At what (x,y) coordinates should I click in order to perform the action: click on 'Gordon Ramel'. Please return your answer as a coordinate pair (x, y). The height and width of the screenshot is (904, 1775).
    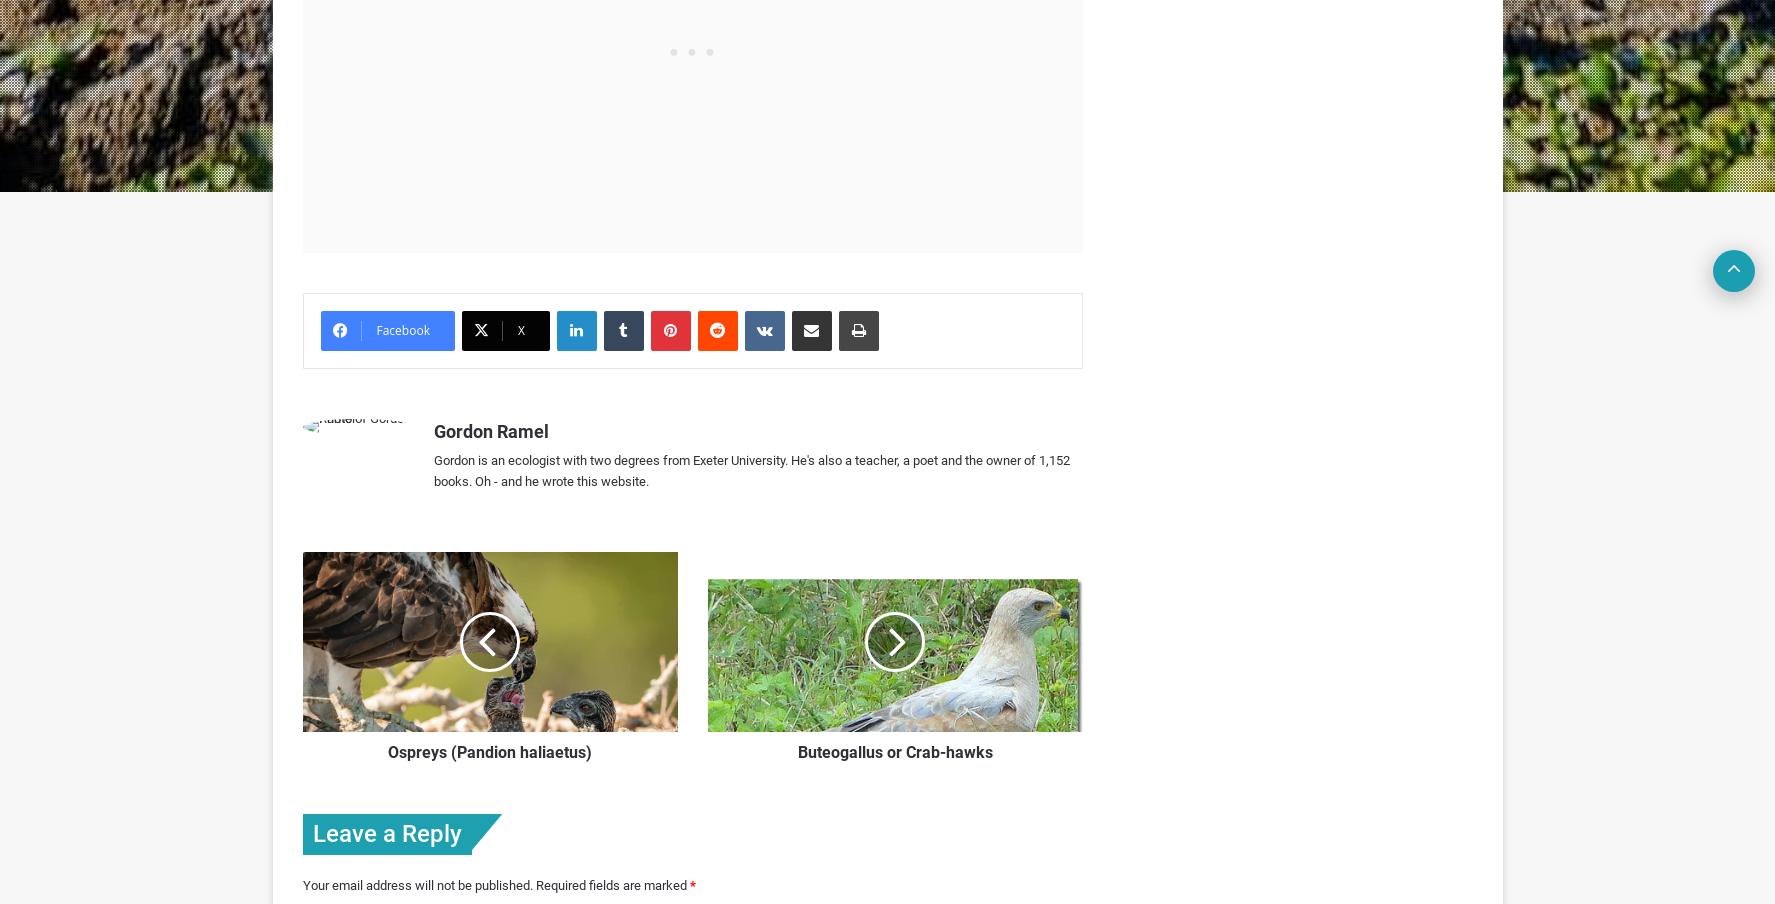
    Looking at the image, I should click on (489, 431).